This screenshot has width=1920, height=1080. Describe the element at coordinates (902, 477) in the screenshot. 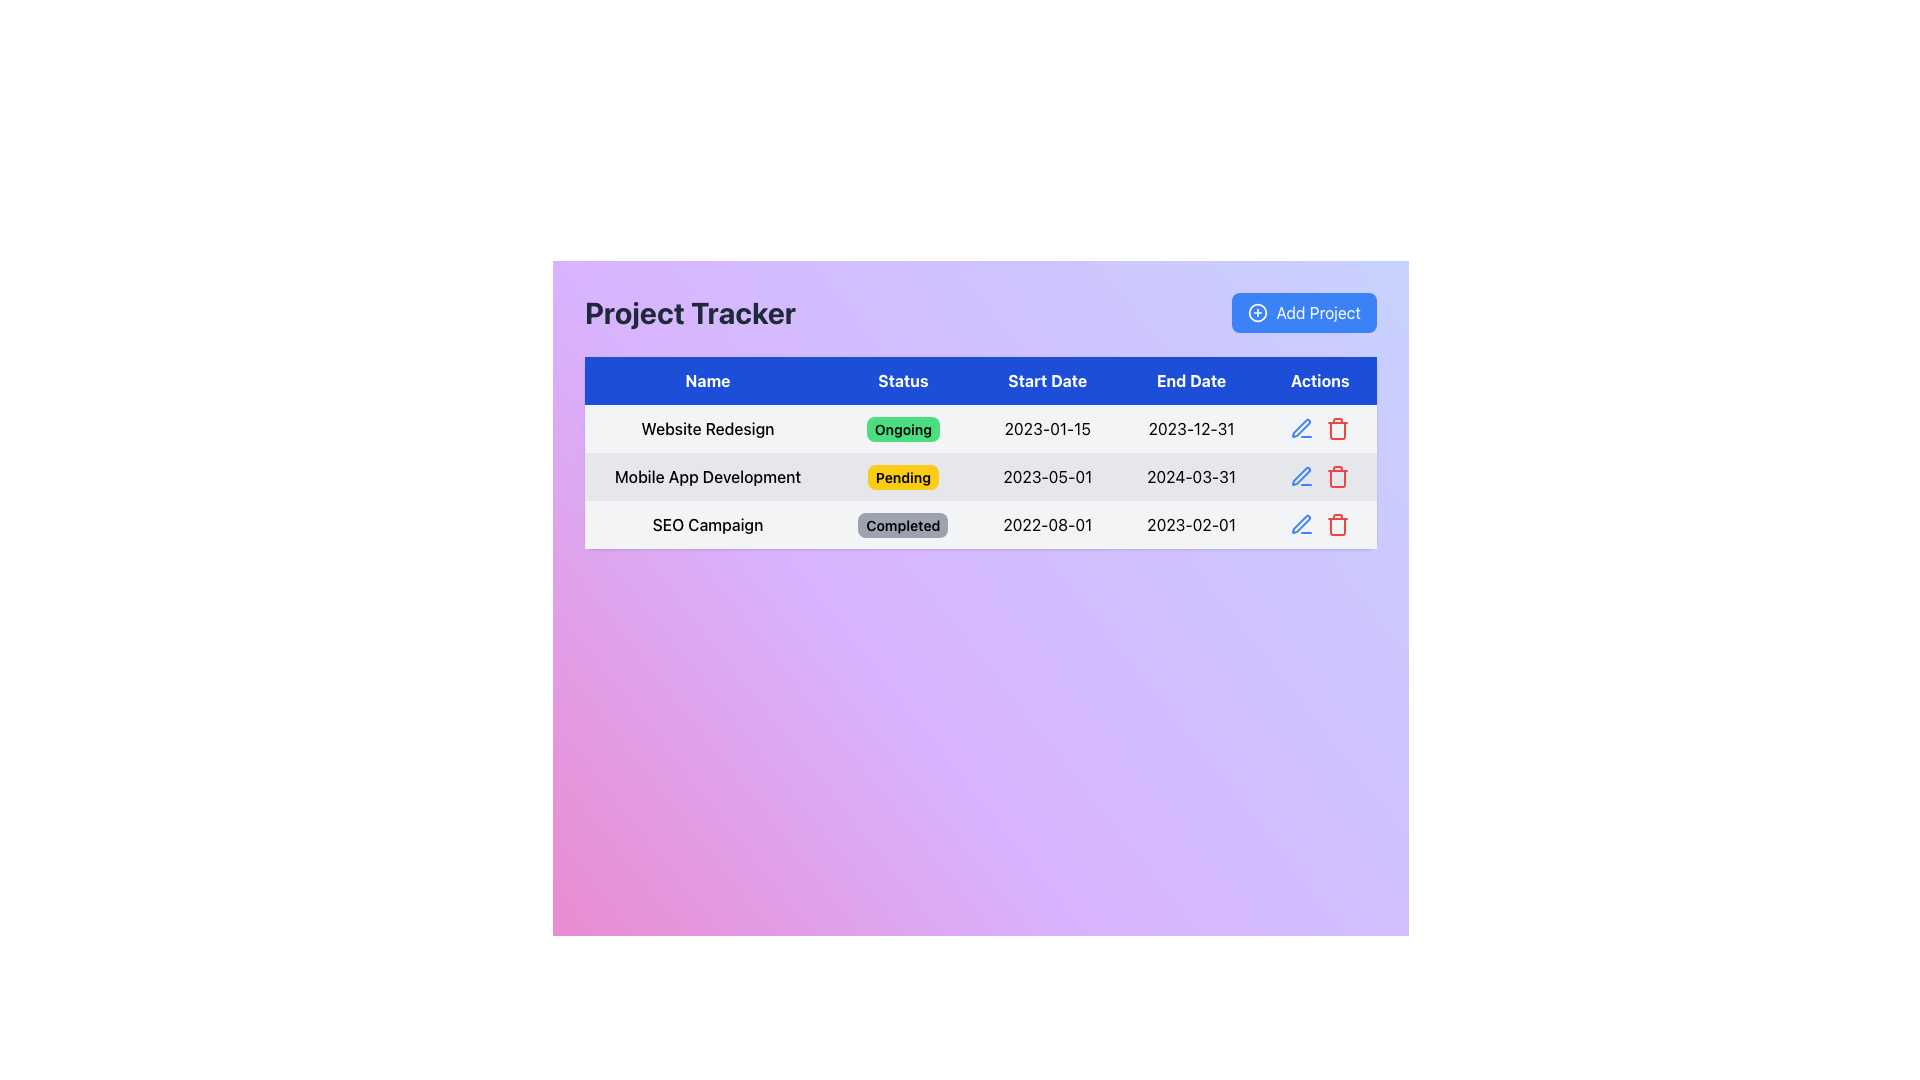

I see `the 'Pending' status label in the second row of the 'Status' column for the 'Mobile App Development' table` at that location.